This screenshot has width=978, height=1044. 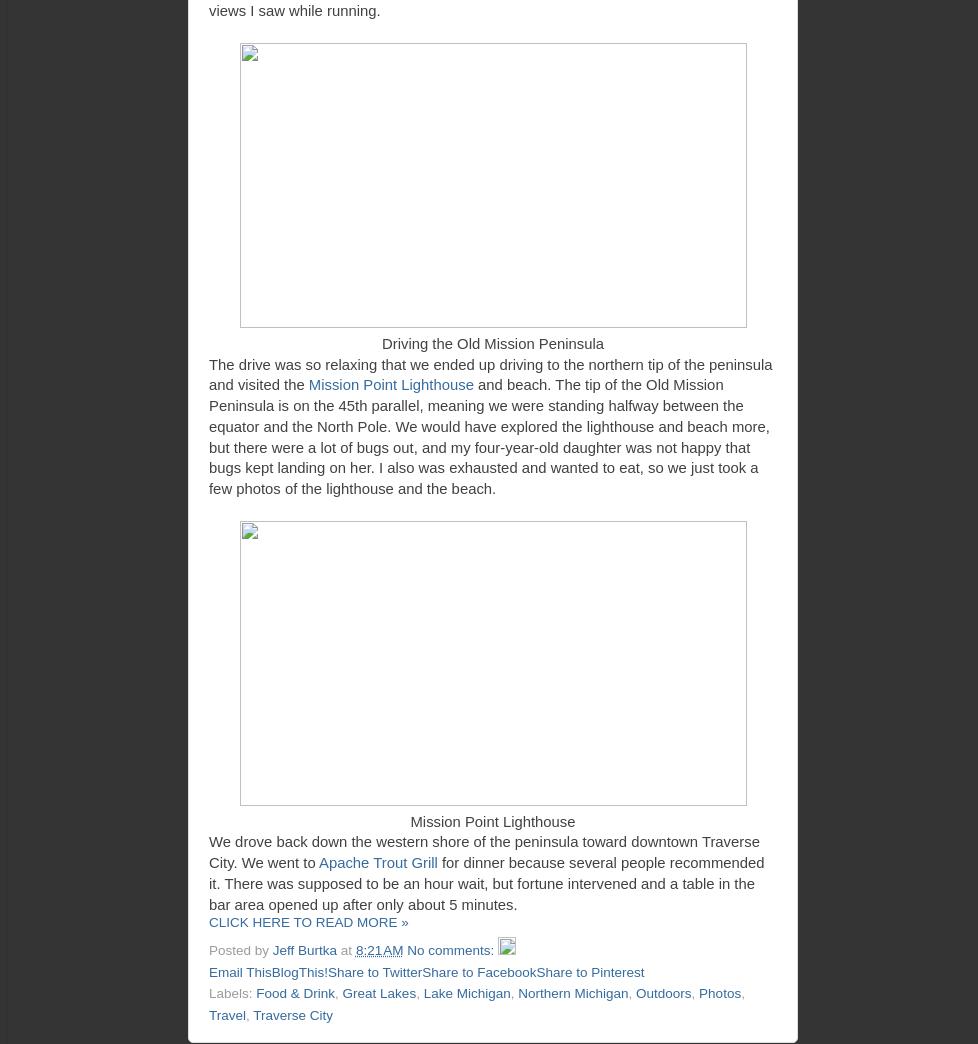 What do you see at coordinates (377, 949) in the screenshot?
I see `'8:21 AM'` at bounding box center [377, 949].